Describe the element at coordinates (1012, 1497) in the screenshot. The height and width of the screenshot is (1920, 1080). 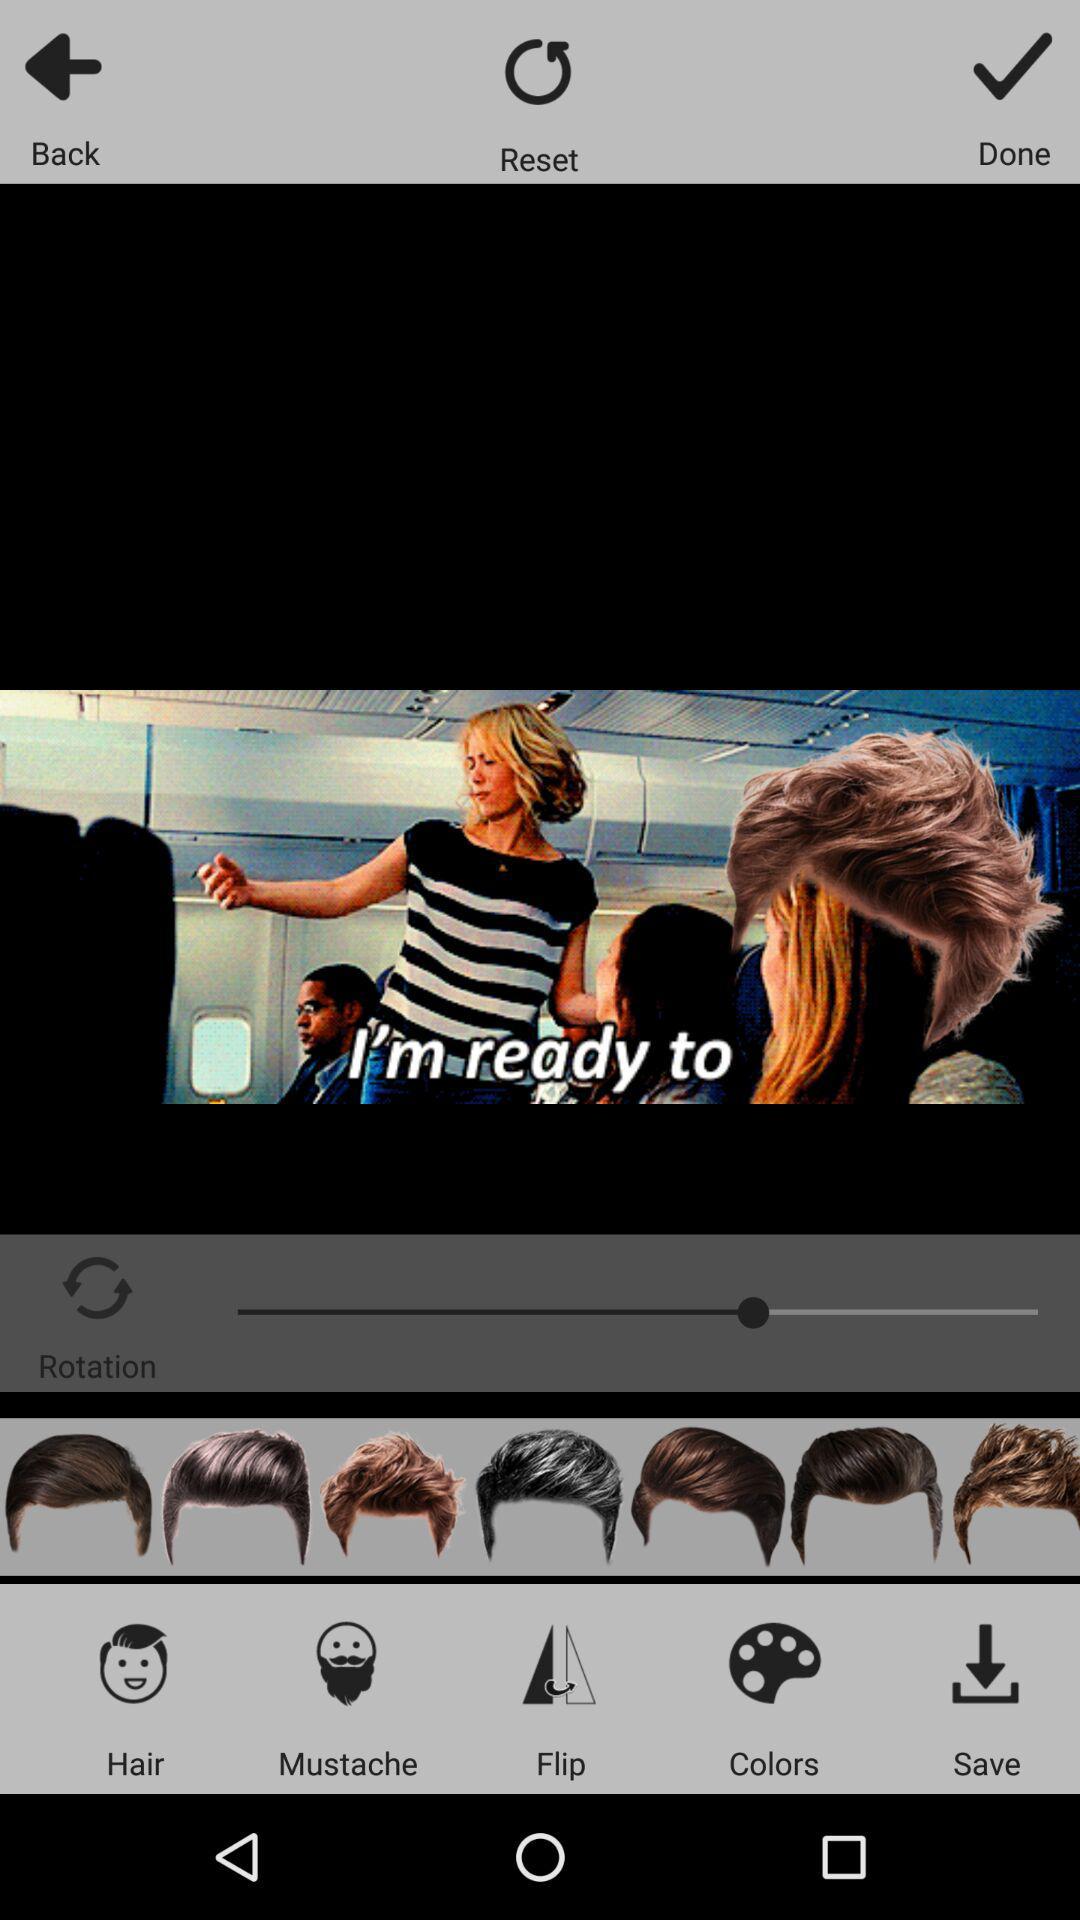
I see `hairstyle` at that location.